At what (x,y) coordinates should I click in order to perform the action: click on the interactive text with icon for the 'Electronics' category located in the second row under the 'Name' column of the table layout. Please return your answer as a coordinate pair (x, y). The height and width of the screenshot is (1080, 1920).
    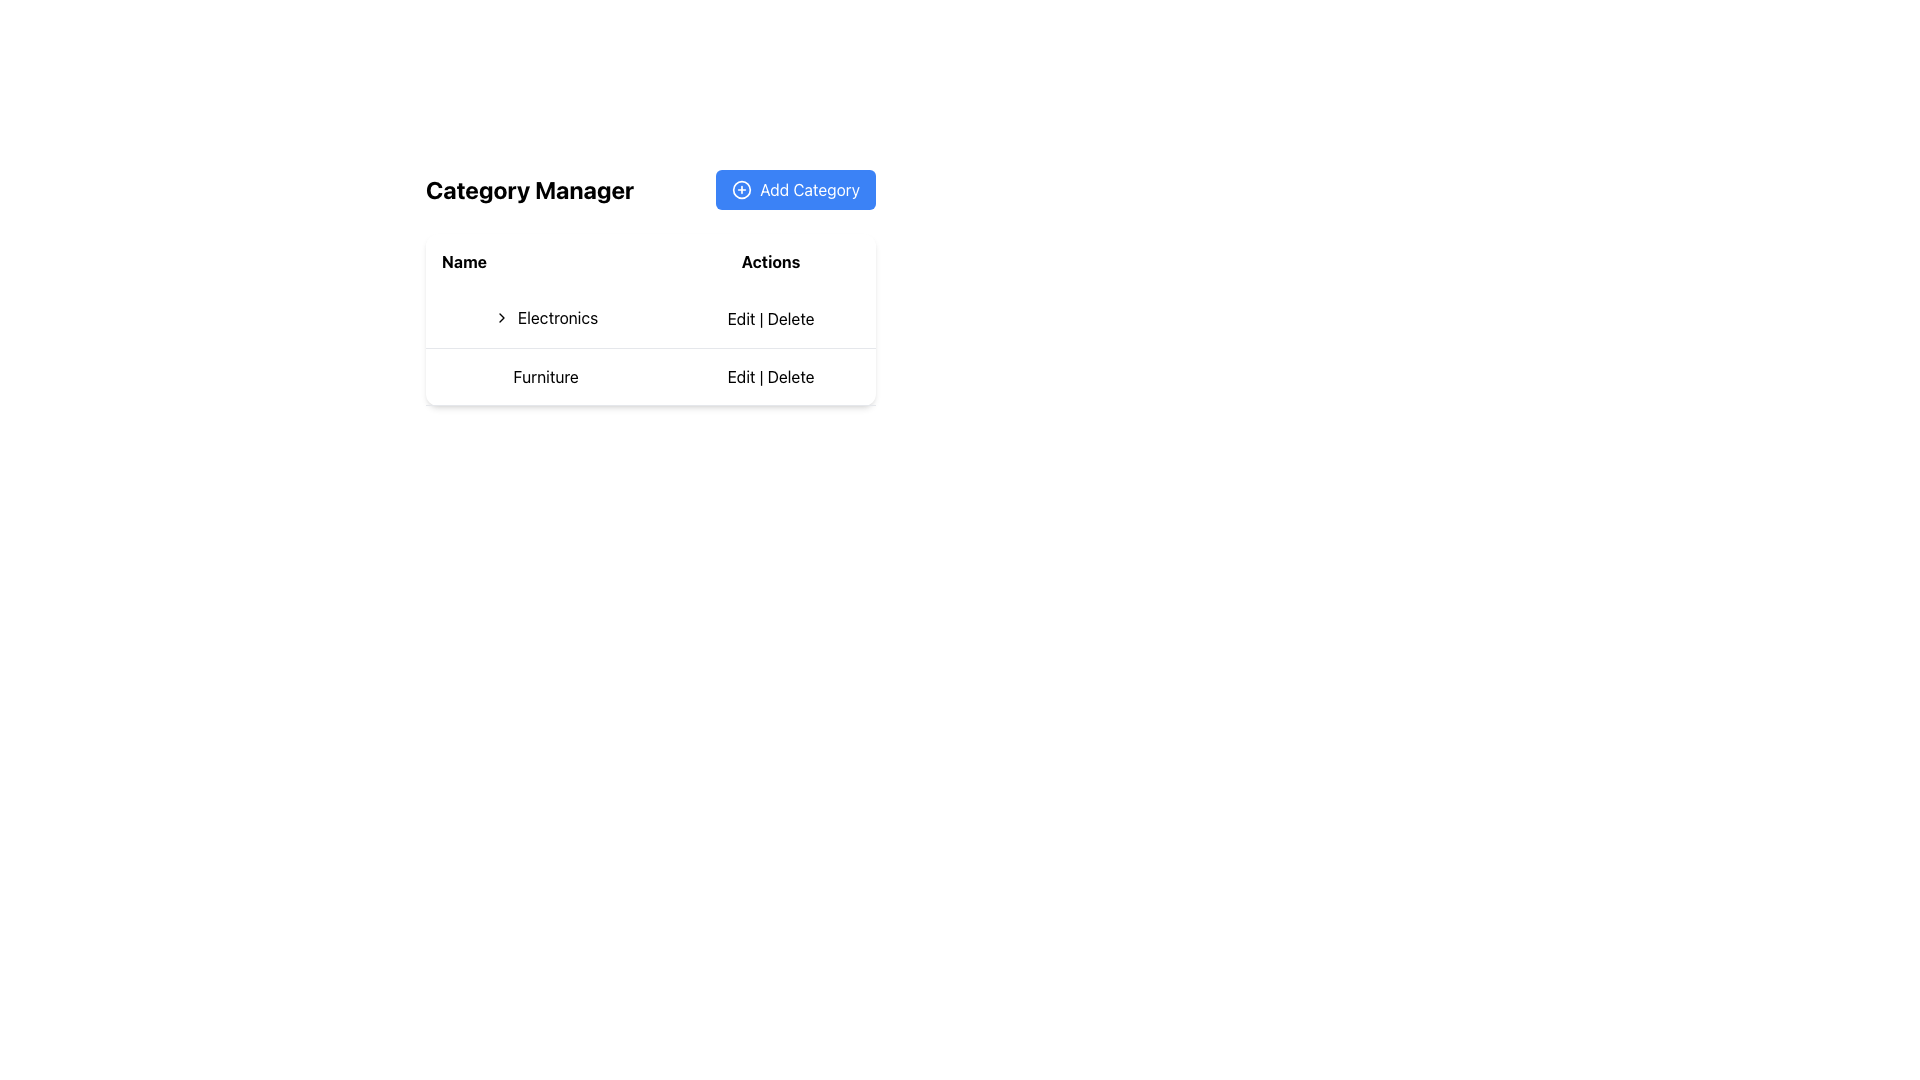
    Looking at the image, I should click on (546, 318).